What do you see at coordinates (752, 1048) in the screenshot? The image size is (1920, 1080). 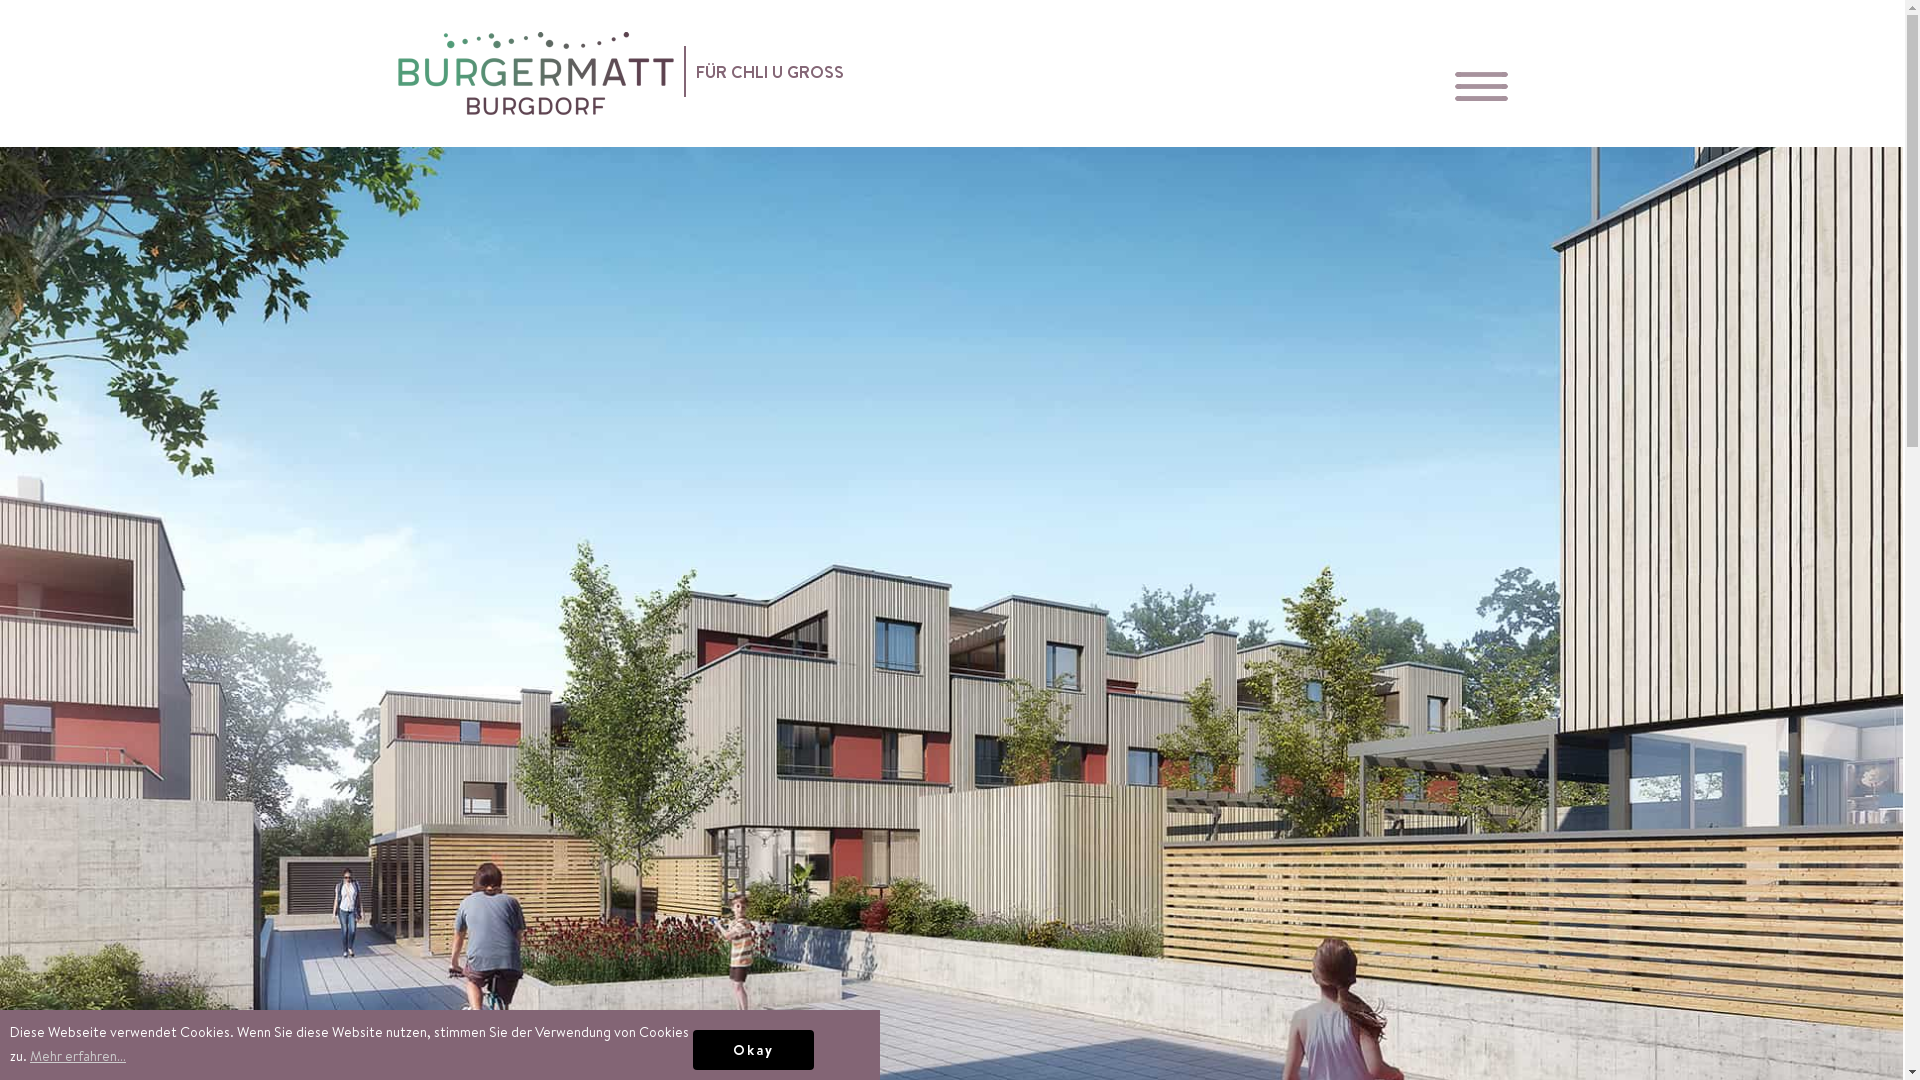 I see `'Okay'` at bounding box center [752, 1048].